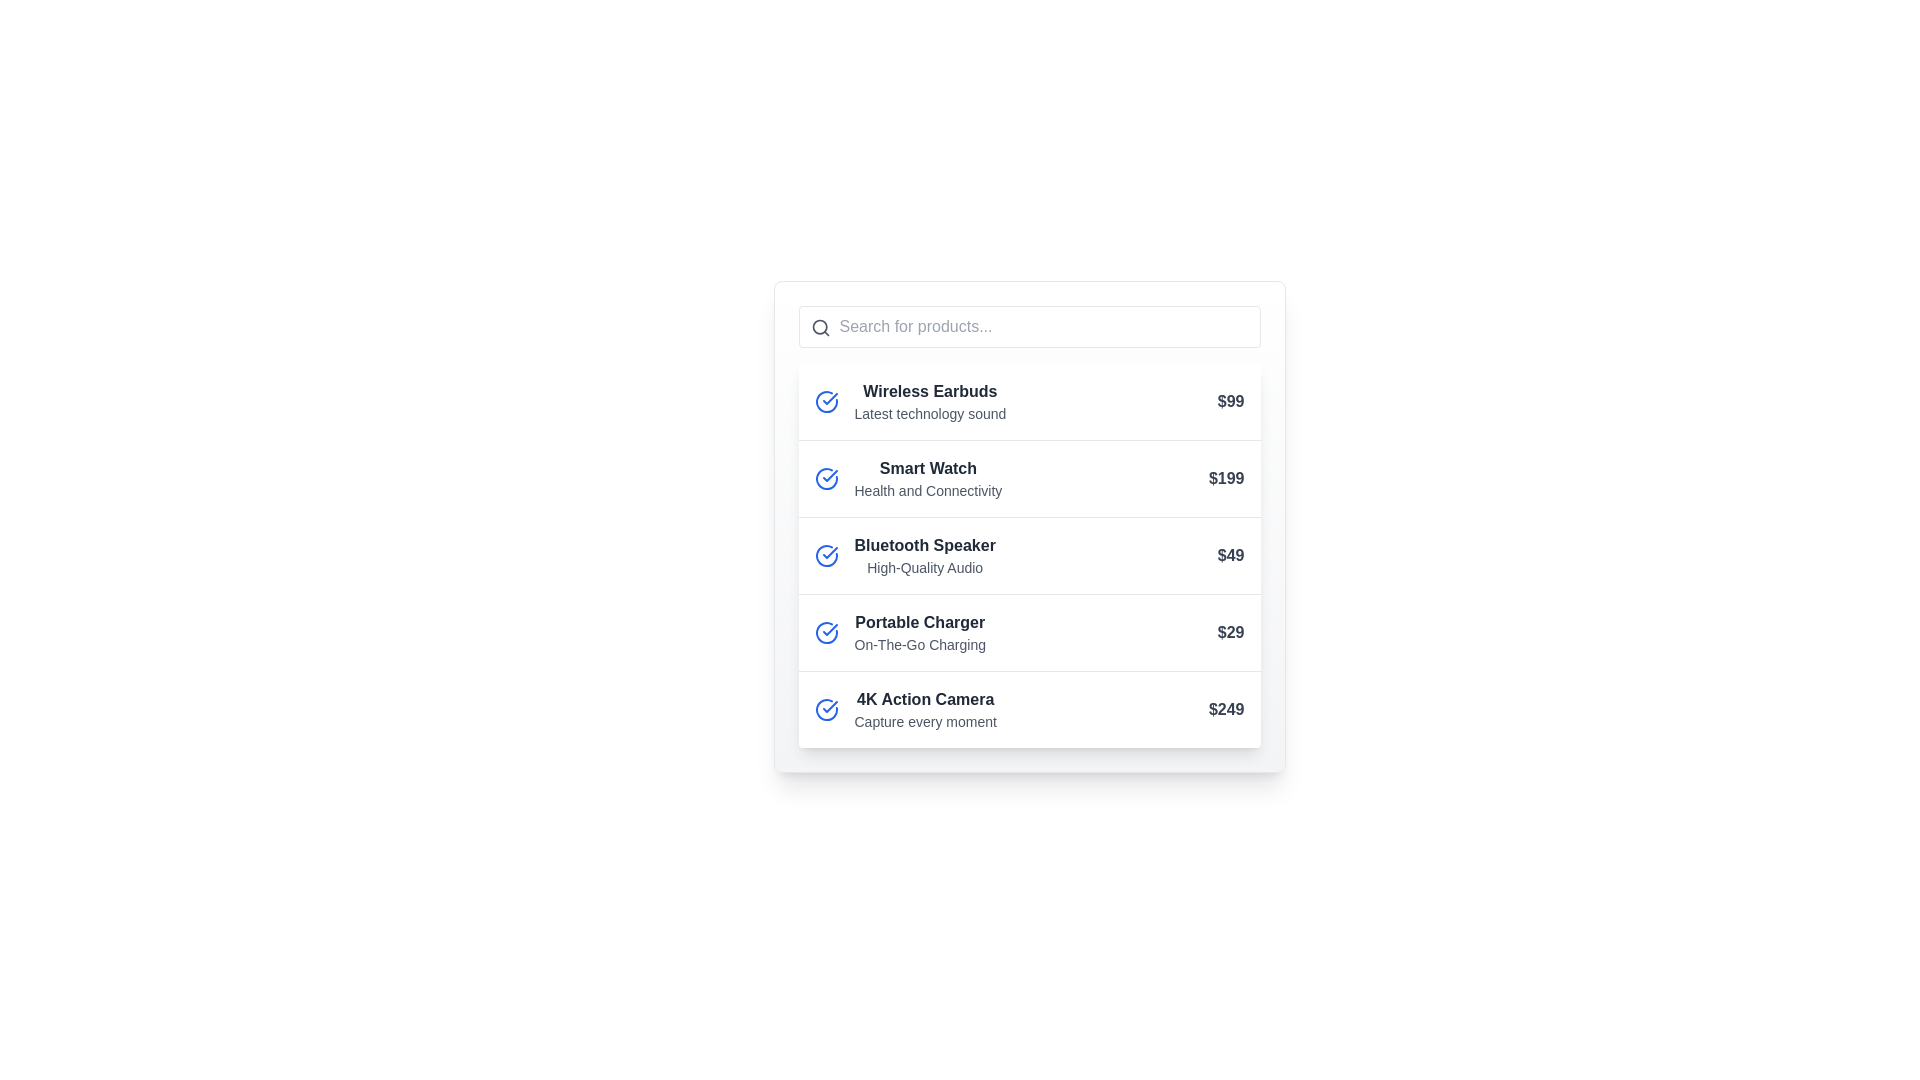  I want to click on bold text displaying the price '$249' in gray color, positioned at the far-right of the product entry list, so click(1225, 708).